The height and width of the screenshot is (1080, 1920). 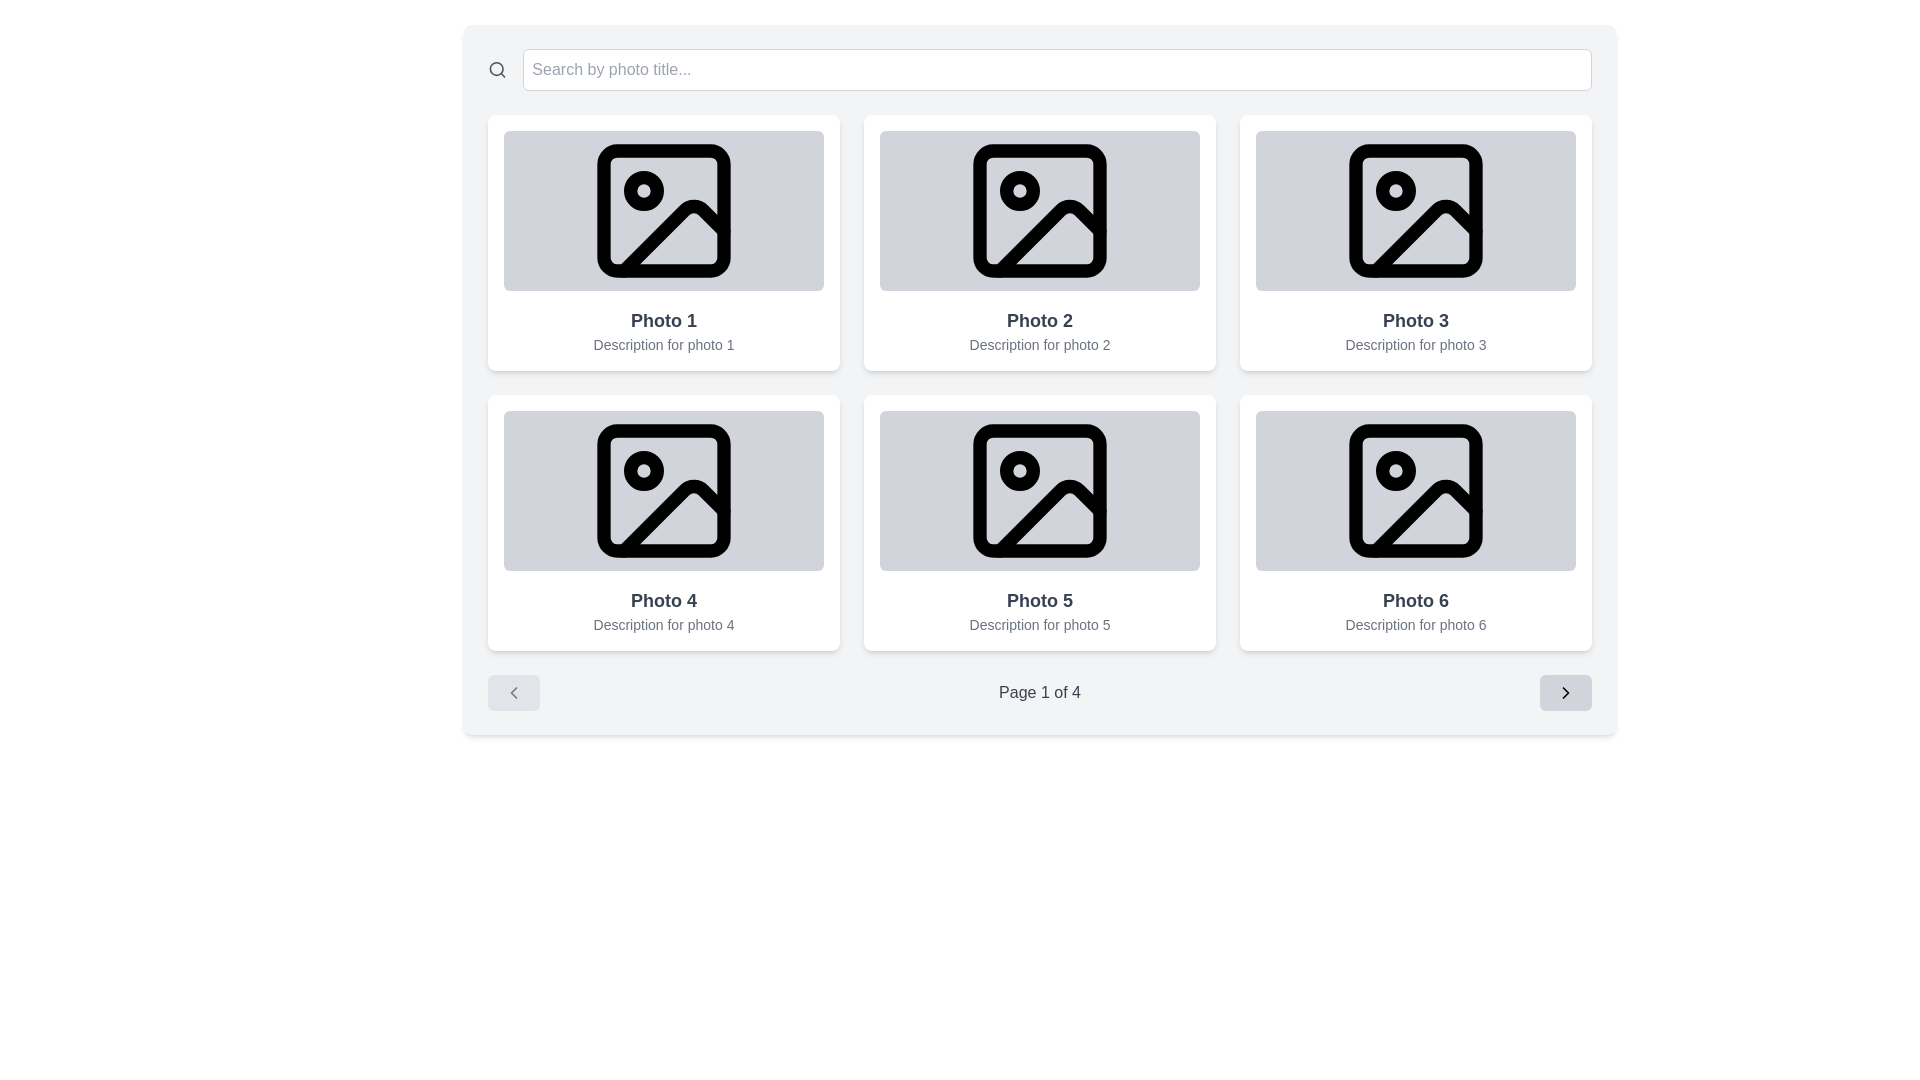 I want to click on the graphical detail represented by the circle in the upper left area of the 'Photo 4' image icon located in the bottom-left section of the image grid, so click(x=643, y=470).